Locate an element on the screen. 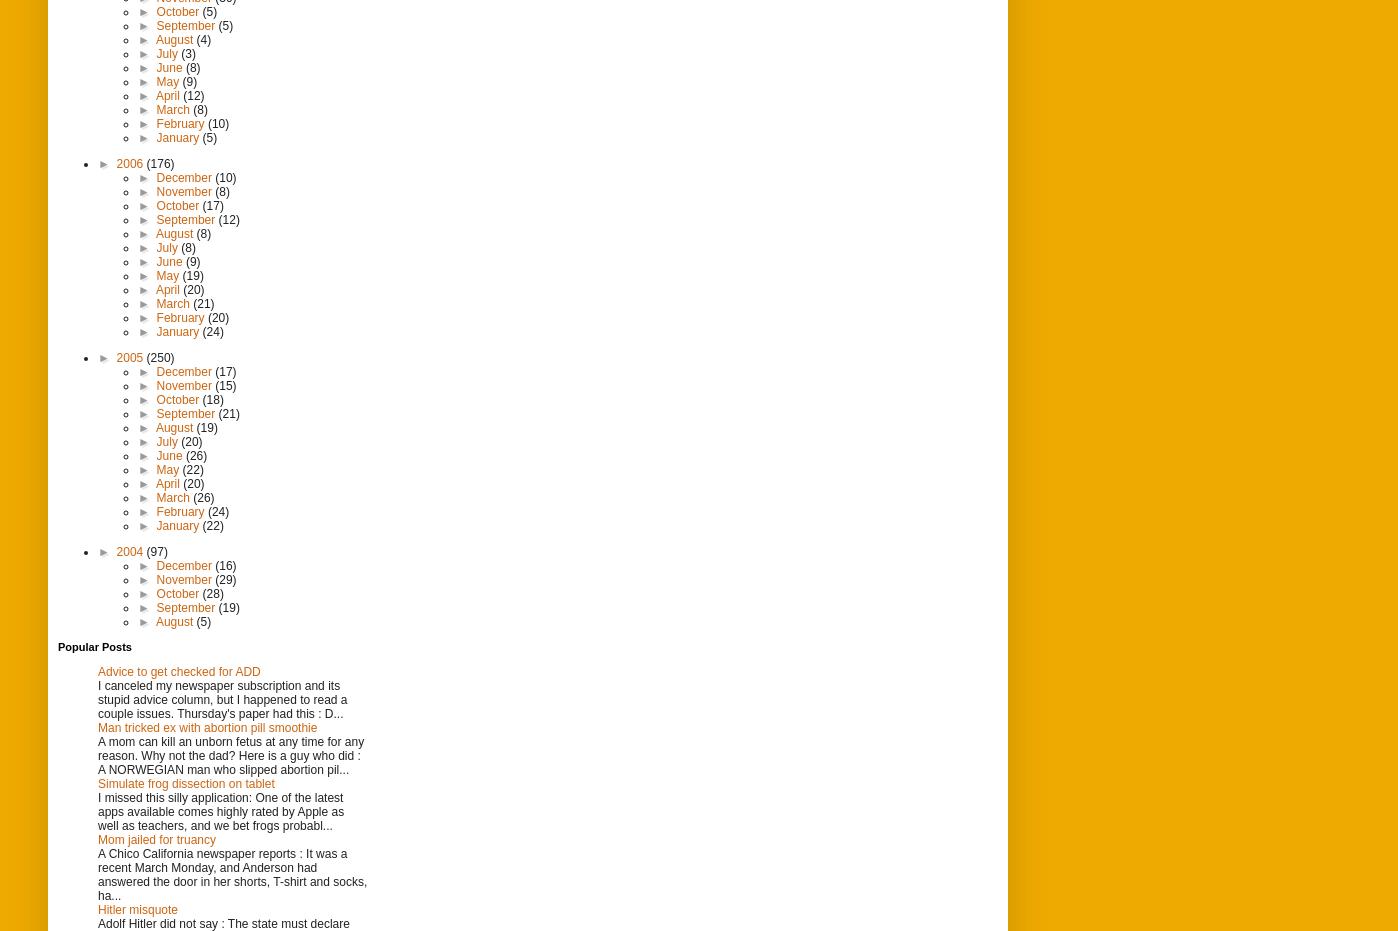 Image resolution: width=1398 pixels, height=931 pixels. 'Man tricked ex with abortion pill smoothie' is located at coordinates (207, 726).